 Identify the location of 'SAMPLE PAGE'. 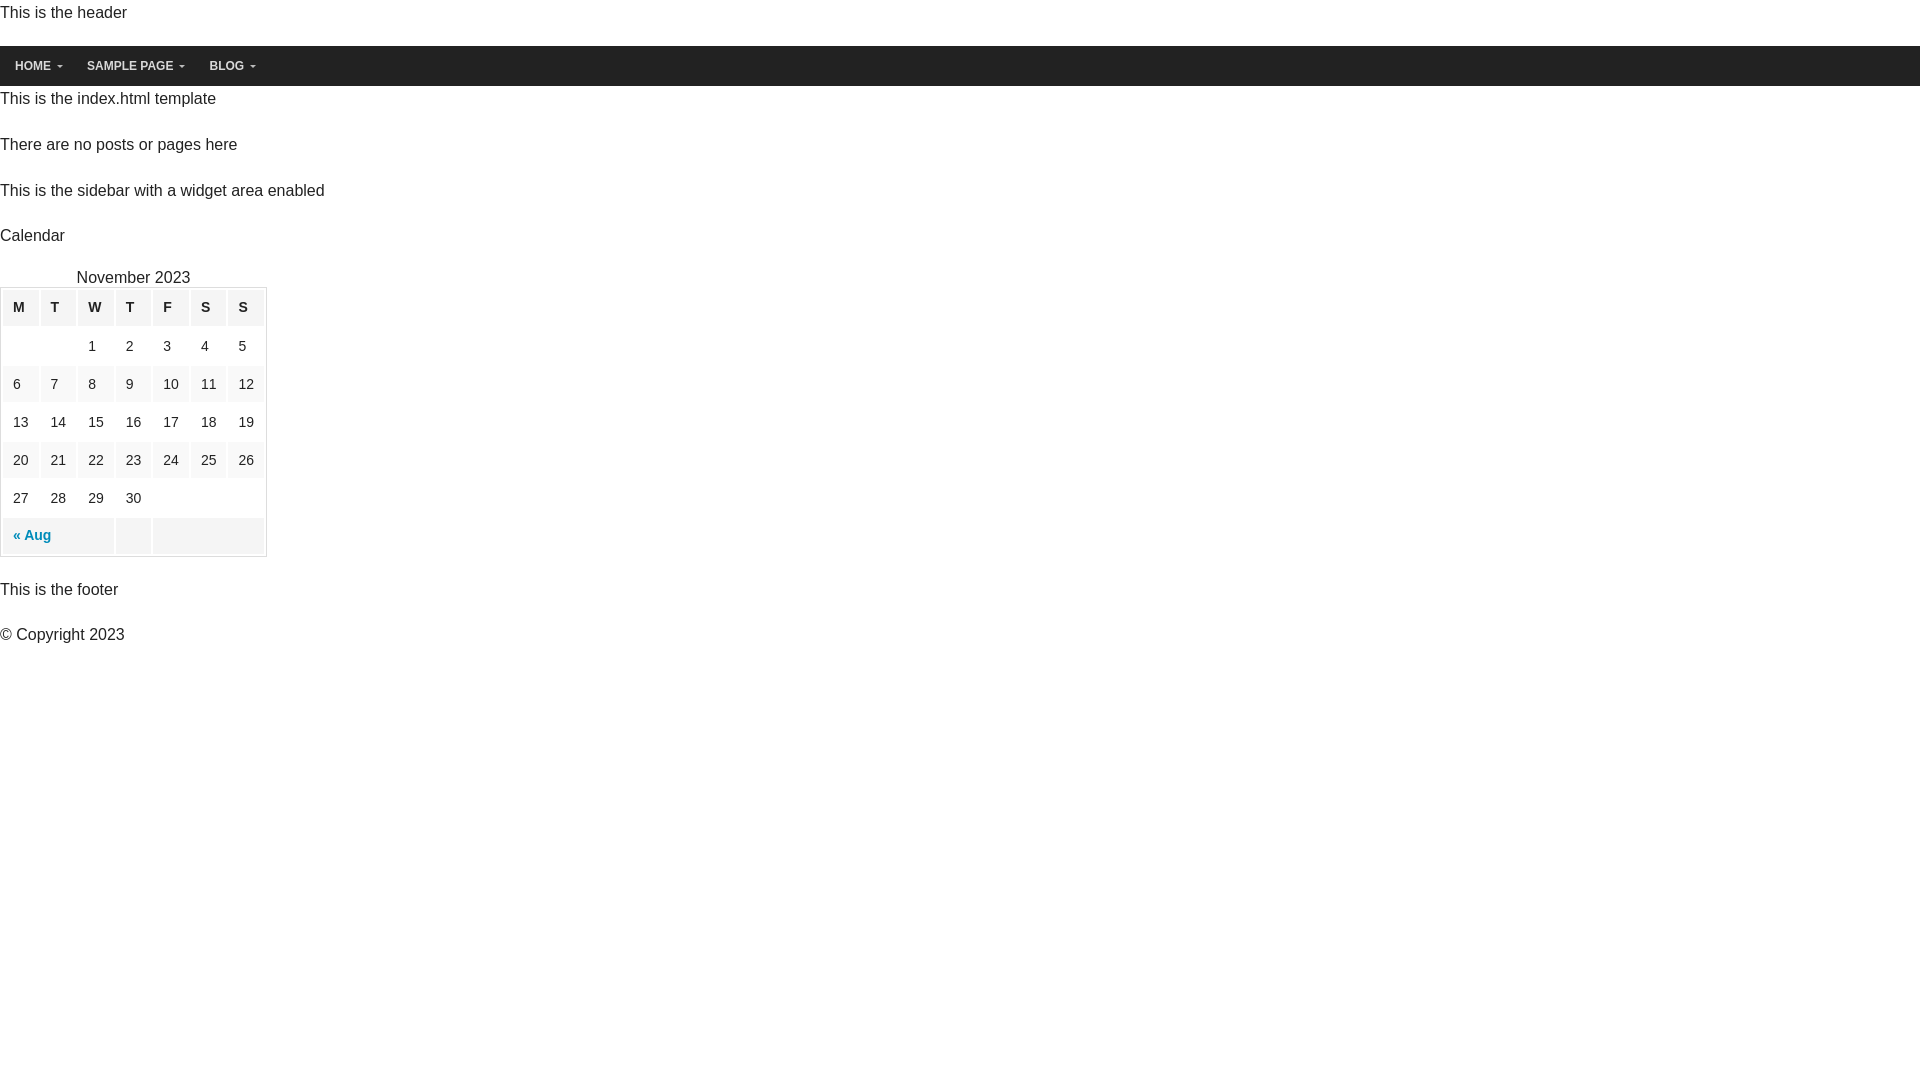
(131, 65).